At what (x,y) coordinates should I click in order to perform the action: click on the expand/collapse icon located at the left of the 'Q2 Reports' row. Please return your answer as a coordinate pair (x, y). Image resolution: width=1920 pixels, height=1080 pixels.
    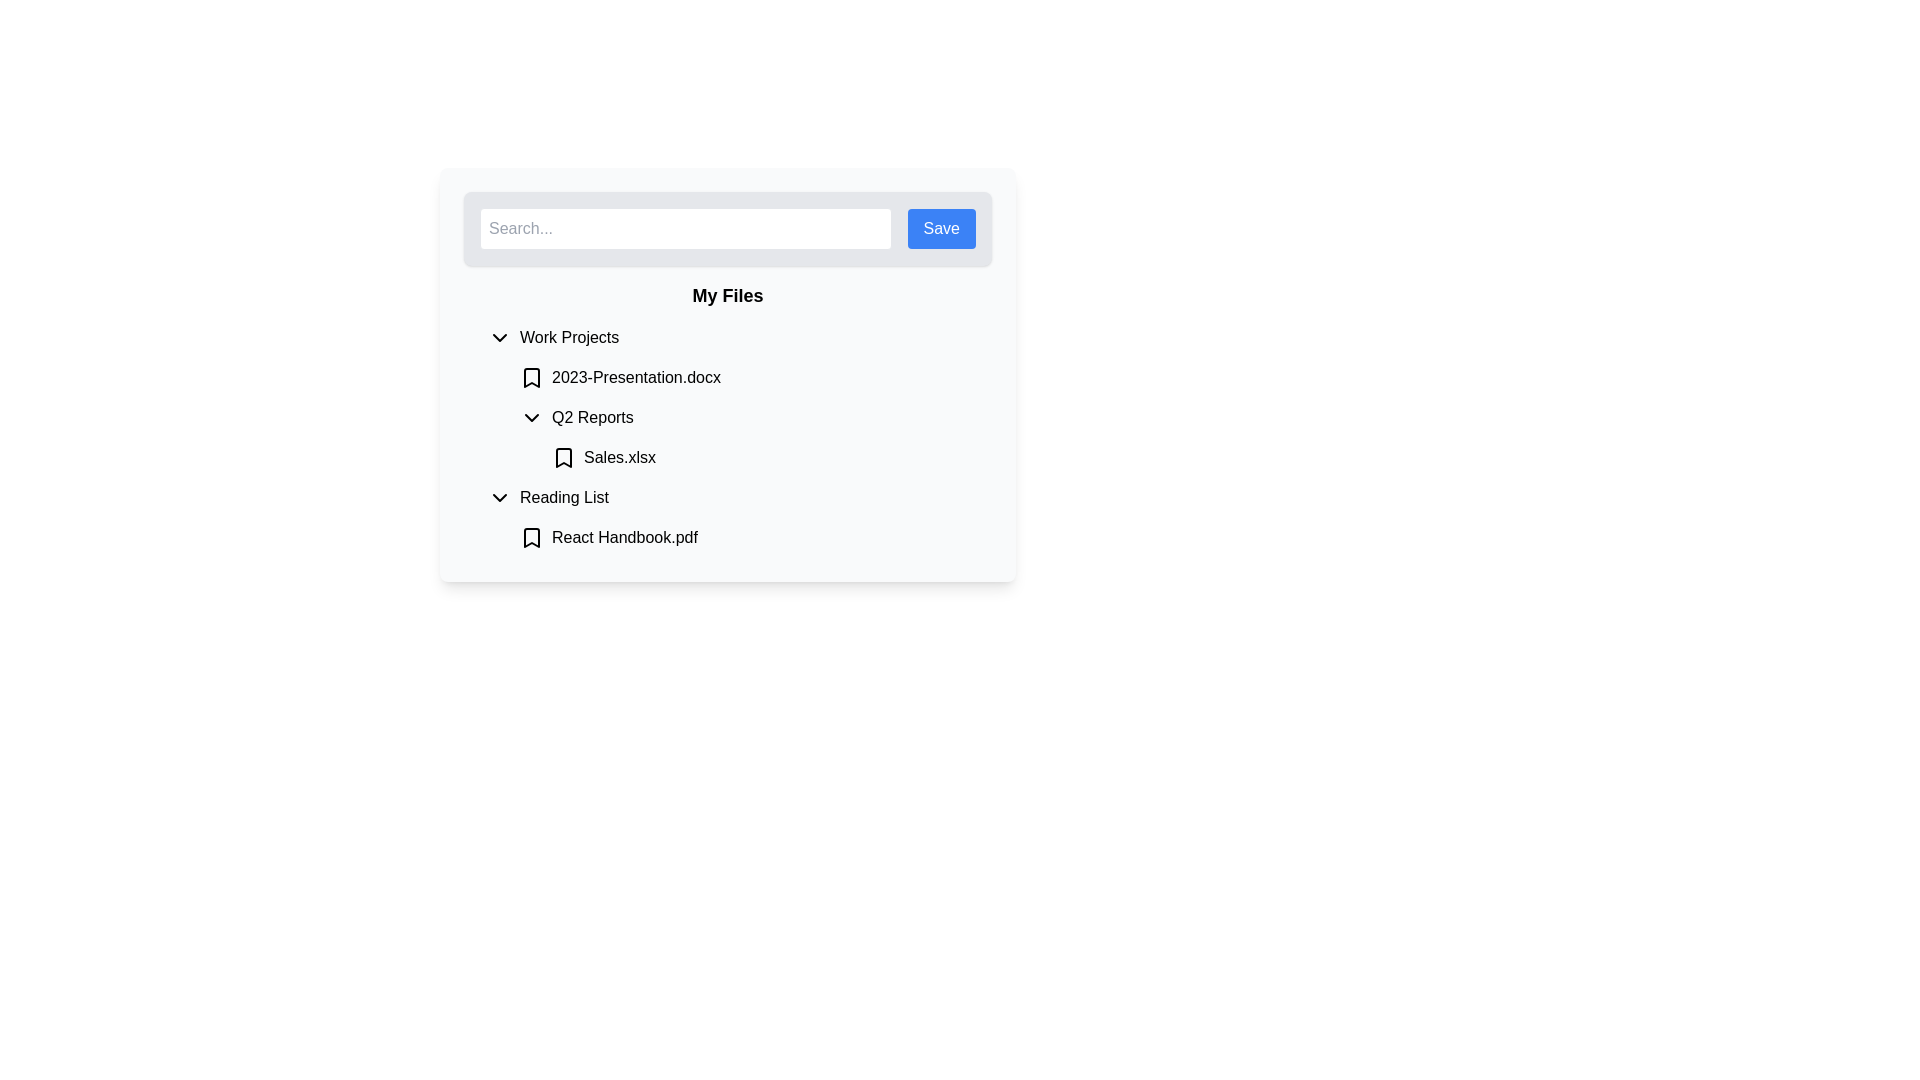
    Looking at the image, I should click on (532, 416).